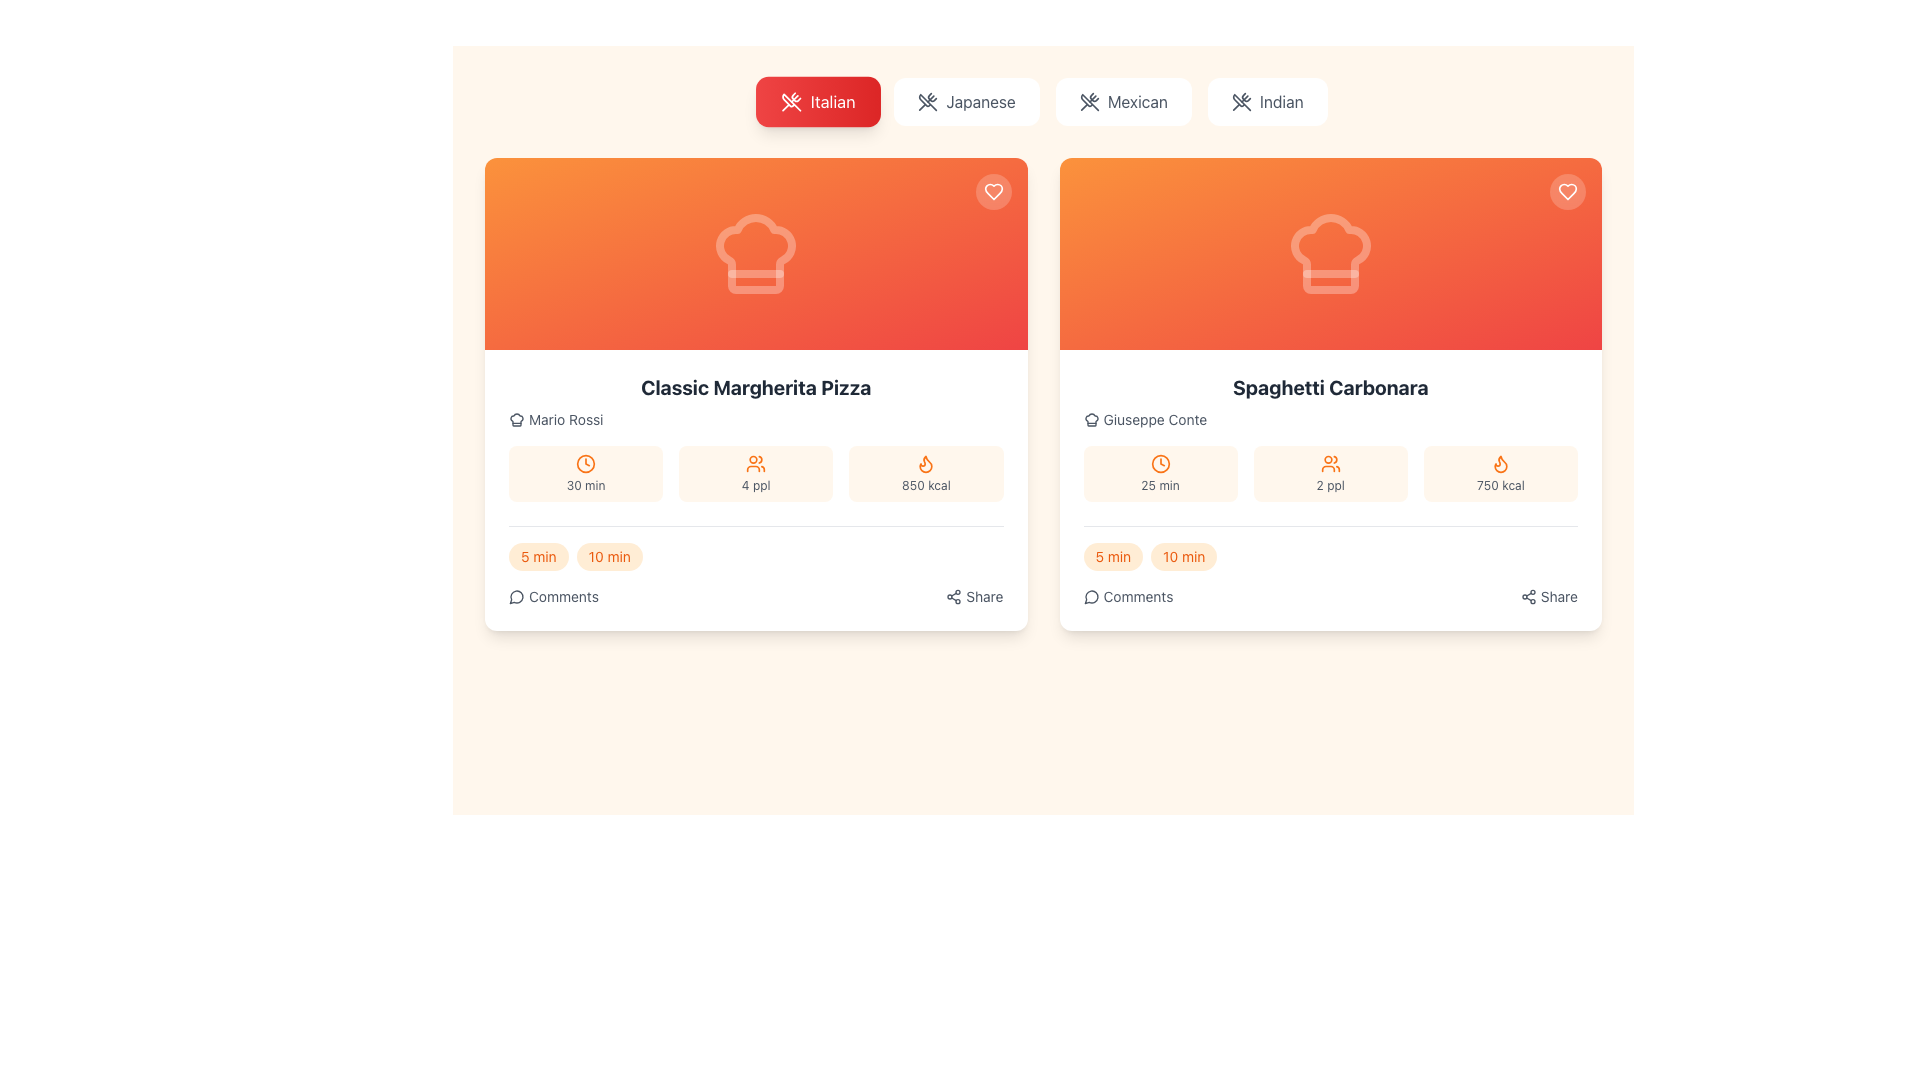 This screenshot has height=1080, width=1920. What do you see at coordinates (1240, 101) in the screenshot?
I see `the 'Indian' cuisine selection icon located at the top-right corner of the buttons group` at bounding box center [1240, 101].